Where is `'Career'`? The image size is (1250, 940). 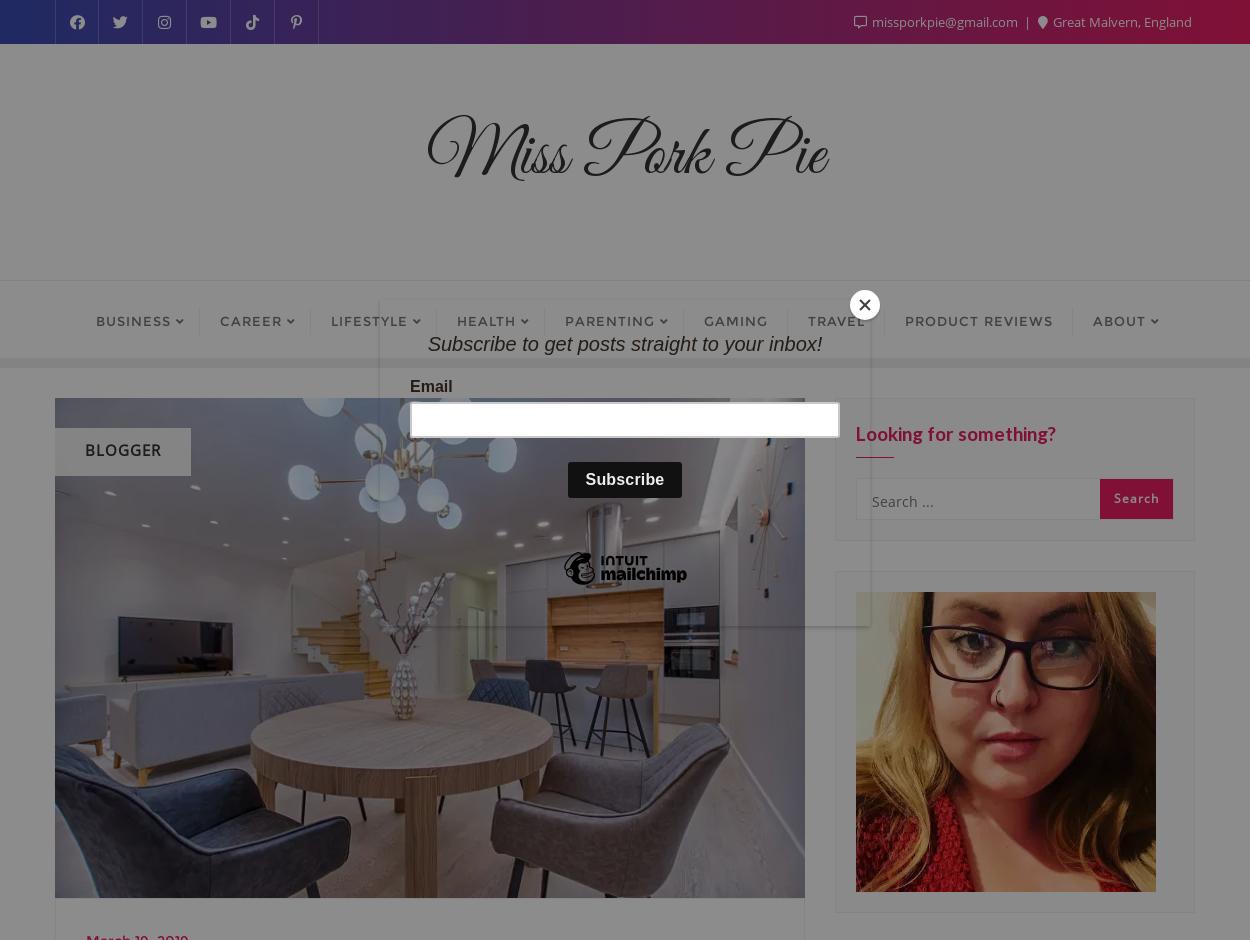 'Career' is located at coordinates (218, 321).